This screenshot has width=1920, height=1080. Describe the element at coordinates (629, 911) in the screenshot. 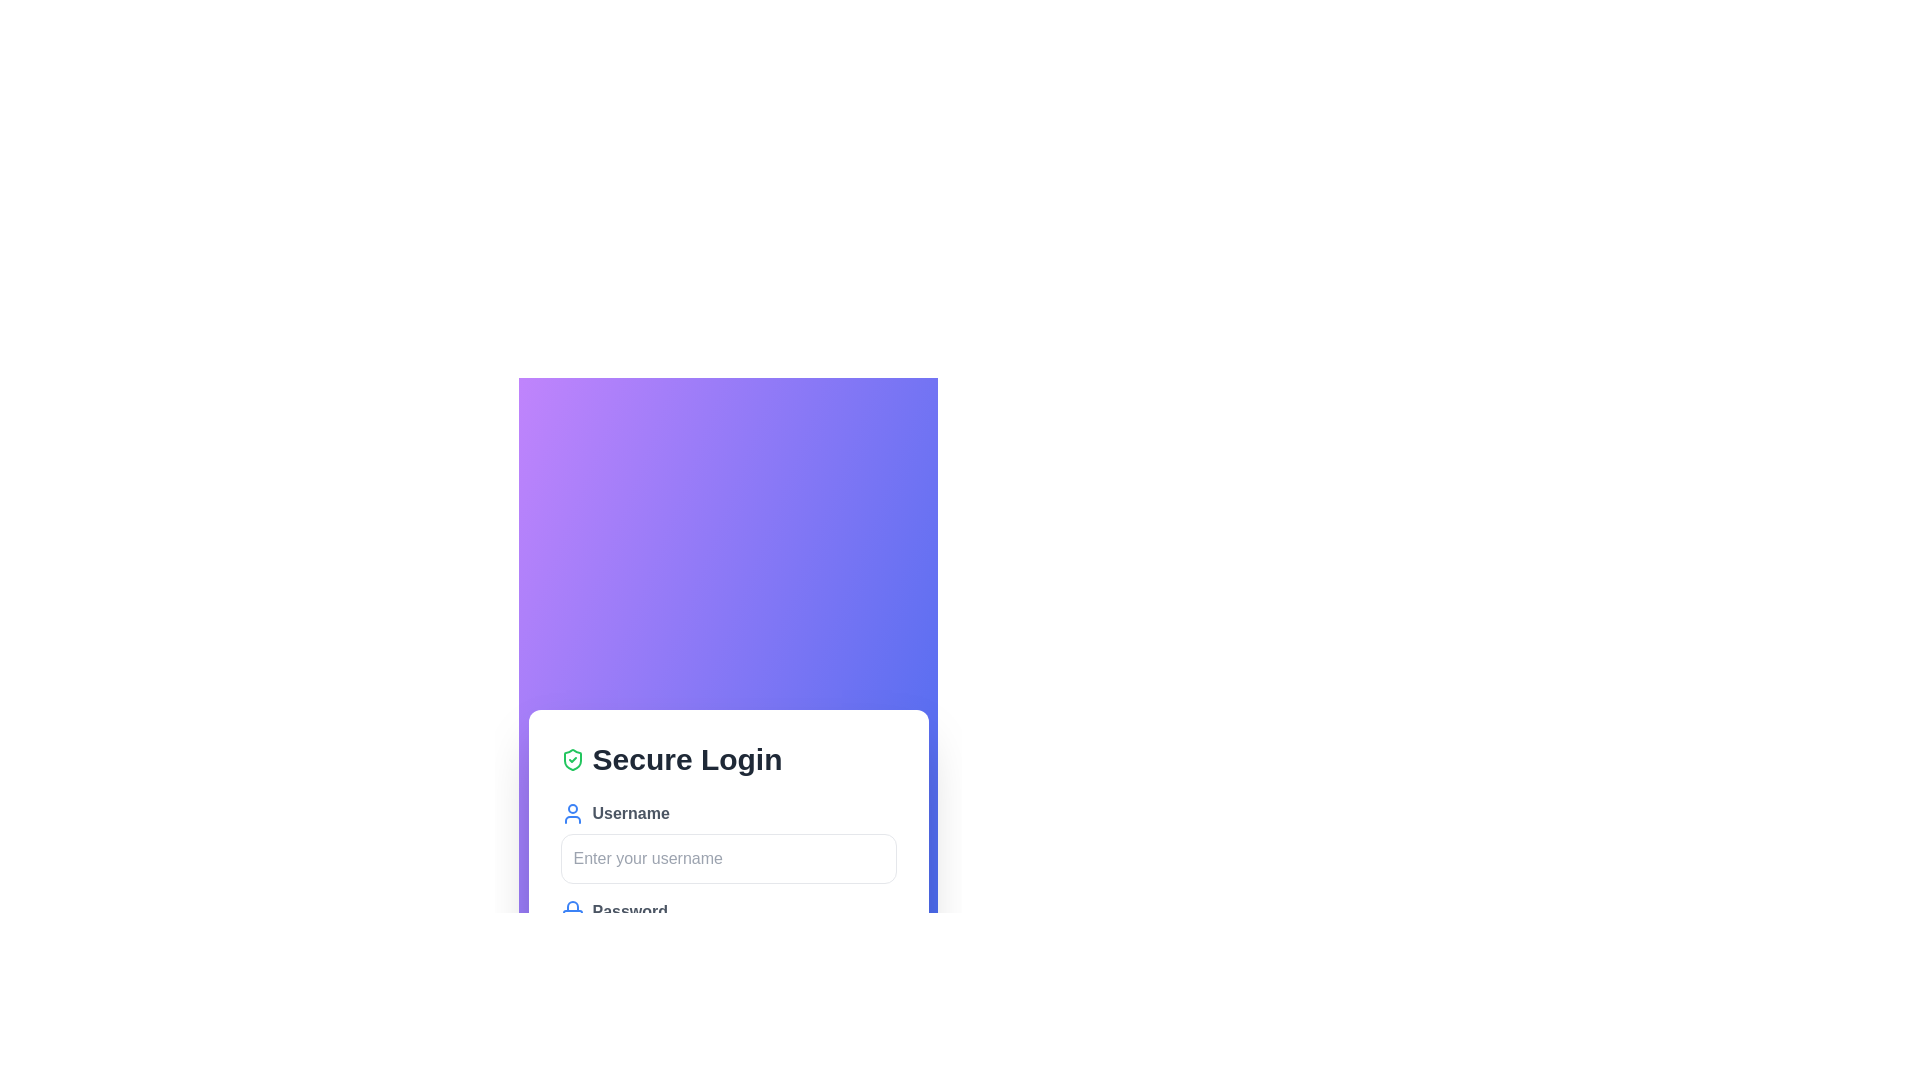

I see `the password label that indicates its purpose, which is positioned beneath the 'Username' label and field, and to the right of a blue lock icon` at that location.